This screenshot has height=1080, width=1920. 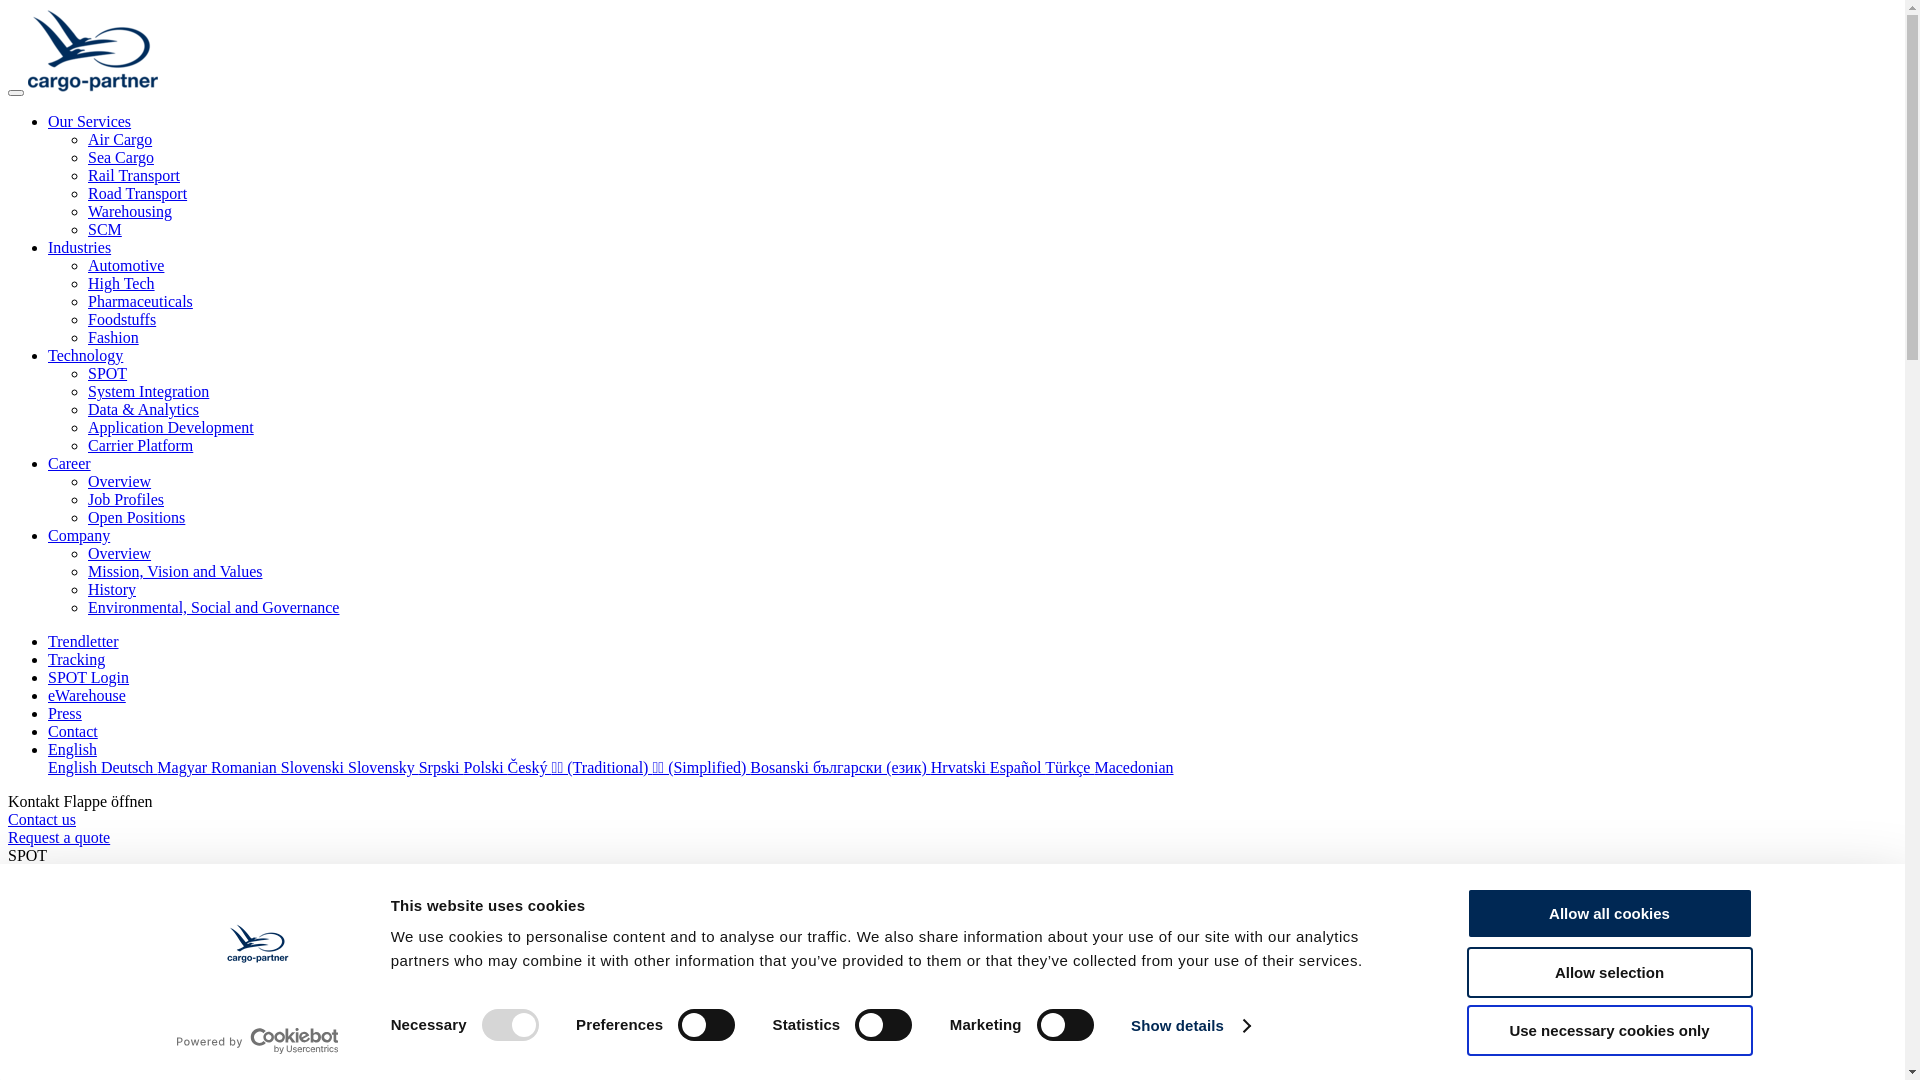 I want to click on 'Industries', so click(x=79, y=246).